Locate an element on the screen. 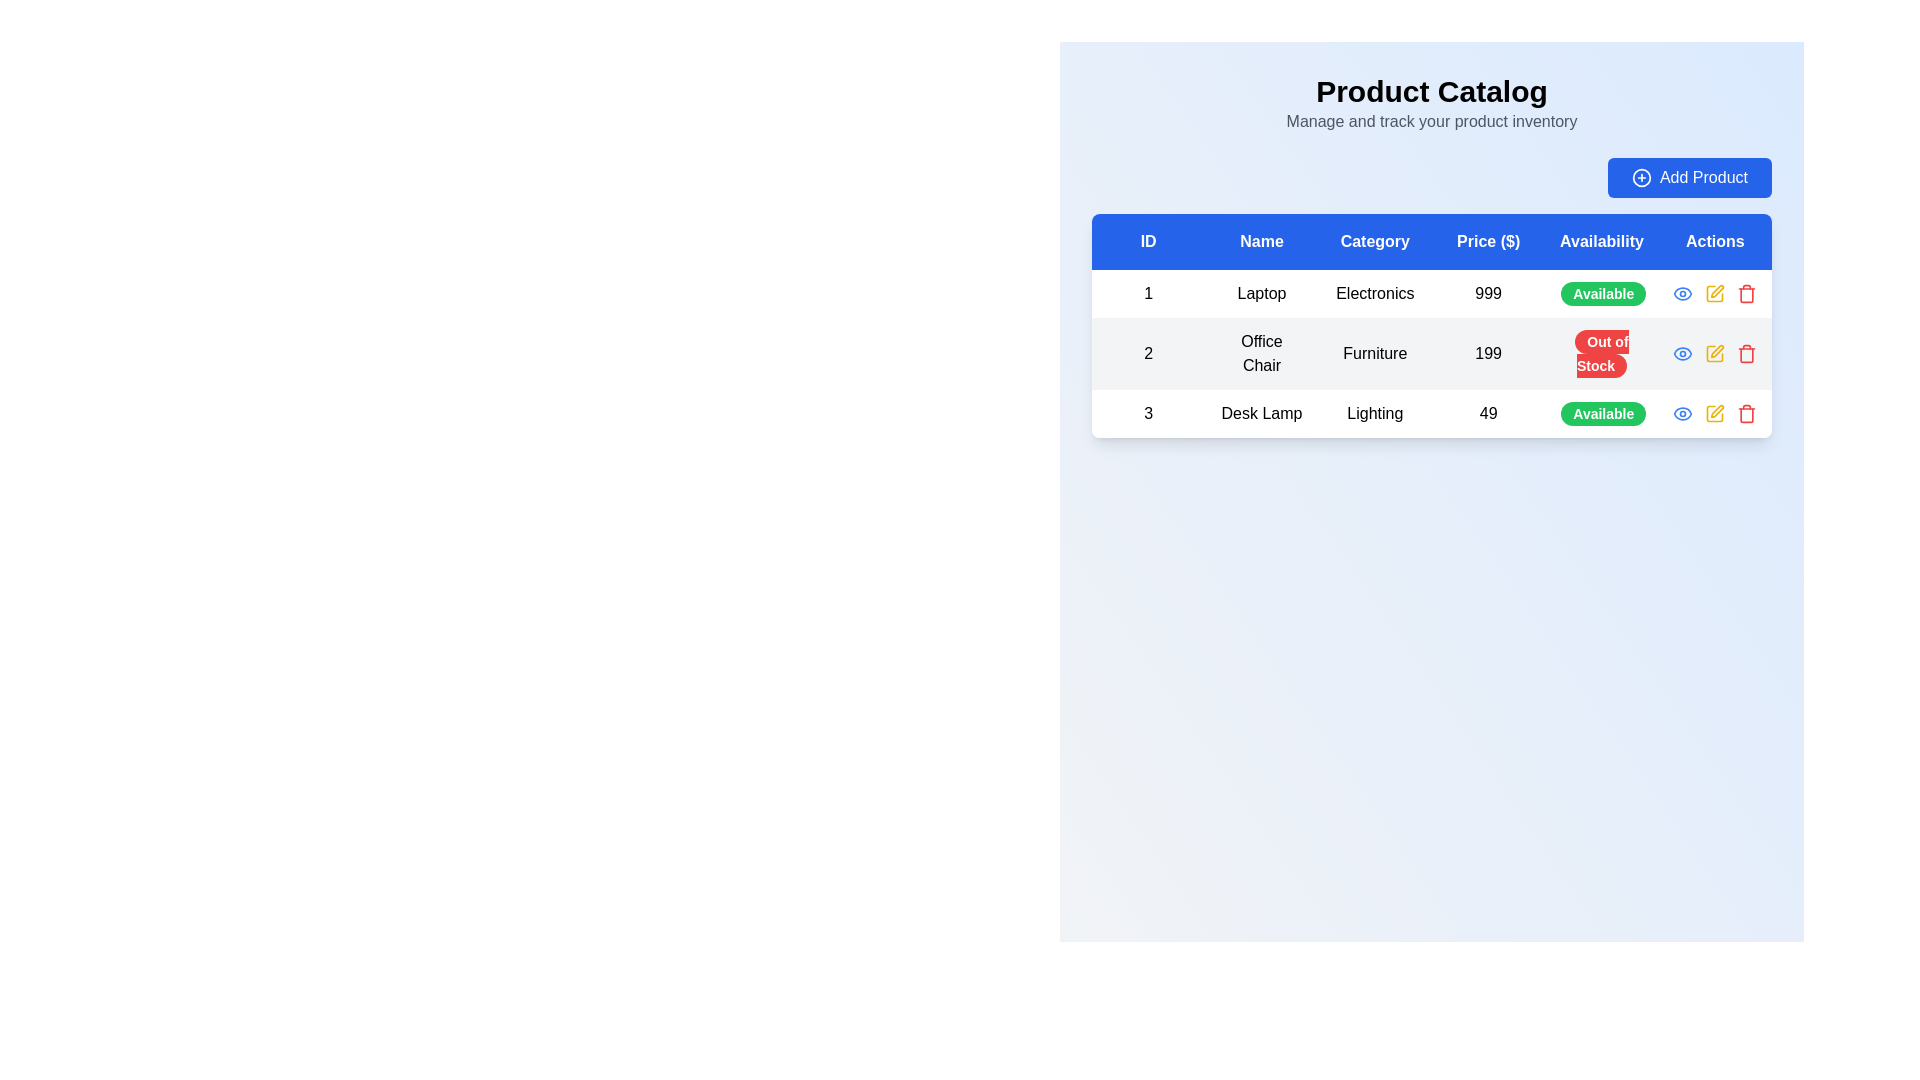 Image resolution: width=1920 pixels, height=1080 pixels. the price text of the product 'Laptop' located in the fourth column of the first row of the 'Product Catalog' table, adjacent to 'Electronics' and 'Available' is located at coordinates (1488, 293).